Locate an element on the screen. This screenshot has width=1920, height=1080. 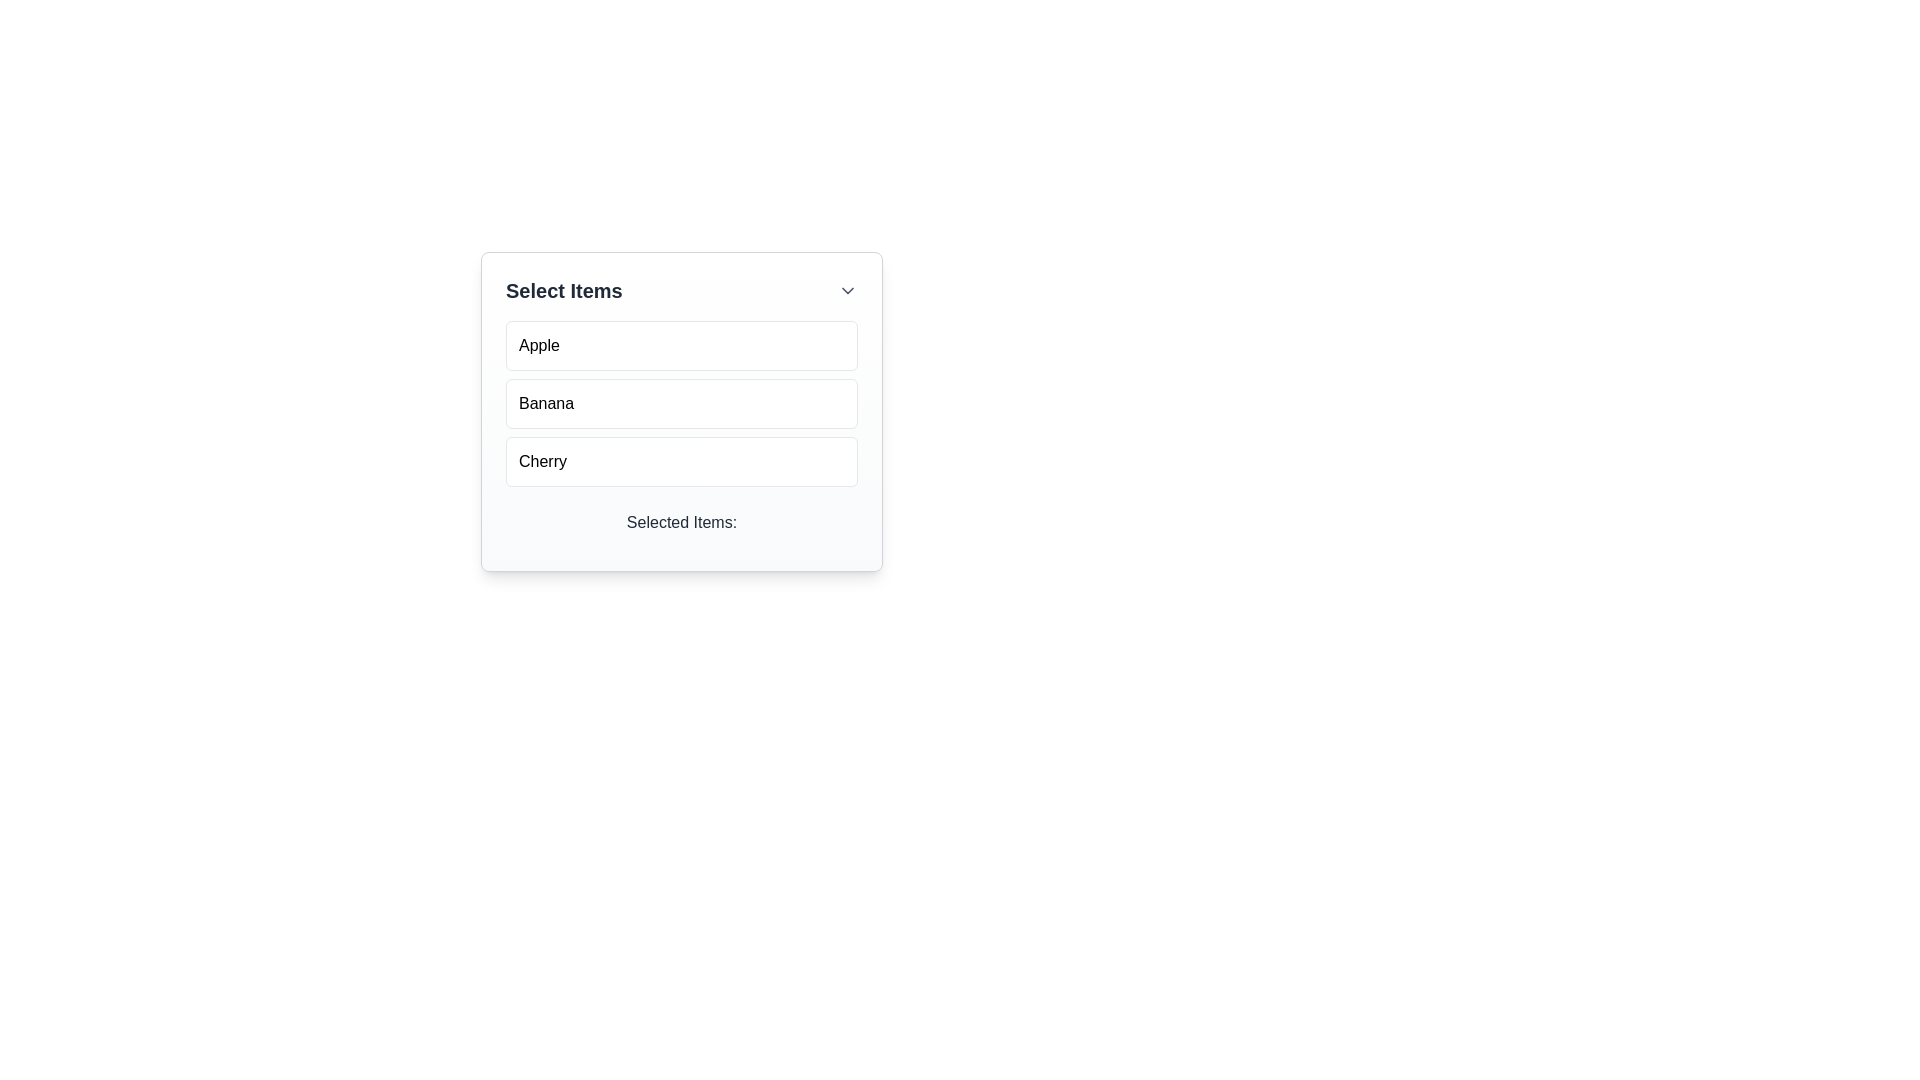
the 'Banana' option button, which is the second item in a vertical list of three options within the 'Select Items' card is located at coordinates (681, 411).